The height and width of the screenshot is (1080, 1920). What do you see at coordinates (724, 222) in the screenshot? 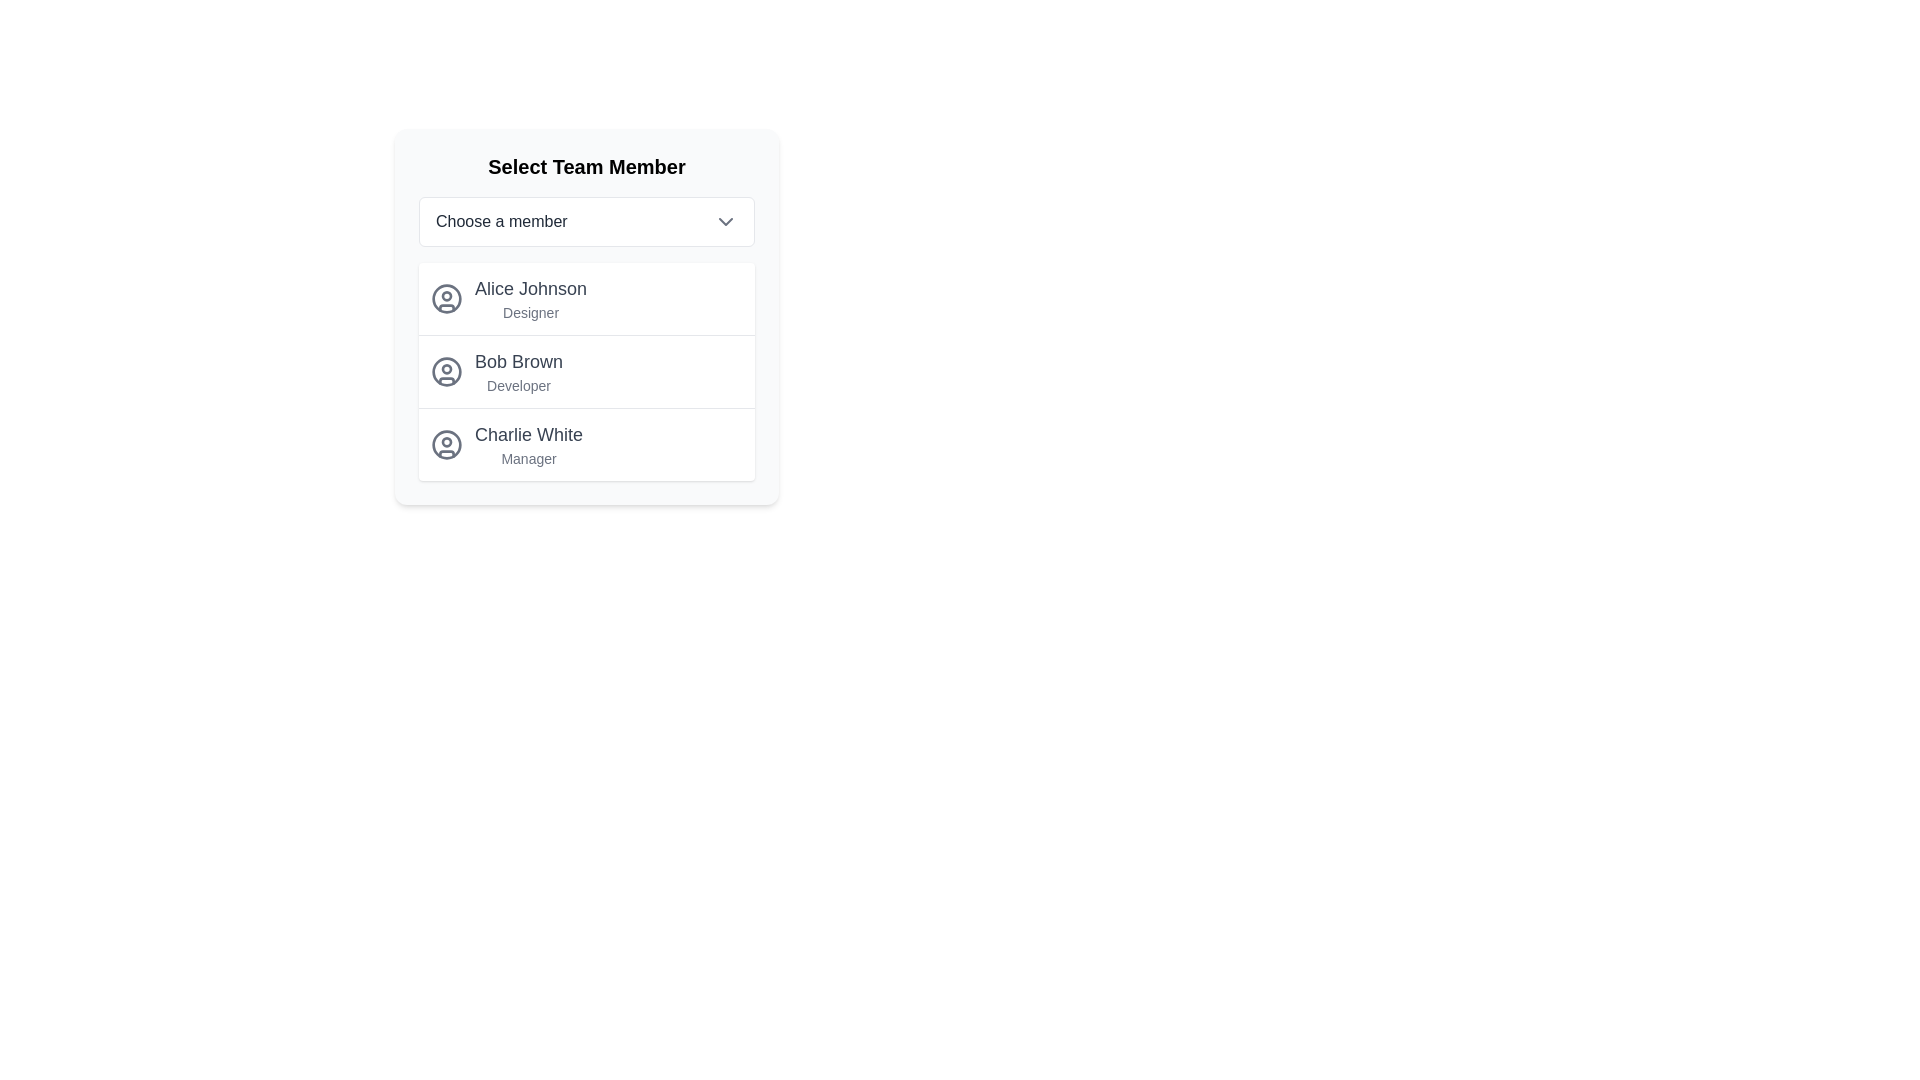
I see `the chevron down icon located to the right of the 'Choose a member' text` at bounding box center [724, 222].